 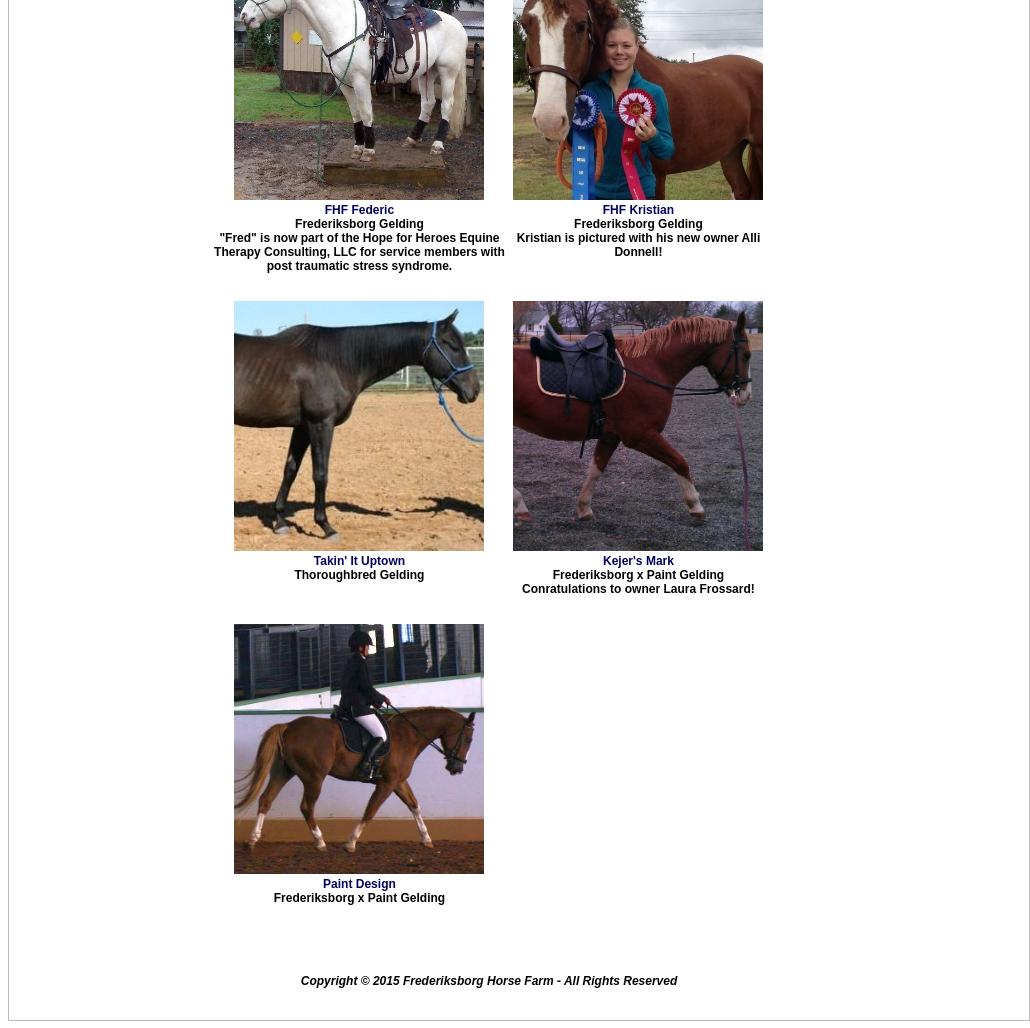 I want to click on '"Fred" is now part of the Hope for Heroes Equine Therapy Consulting, LLC for service members with post traumatic stress syndrome.', so click(x=214, y=250).